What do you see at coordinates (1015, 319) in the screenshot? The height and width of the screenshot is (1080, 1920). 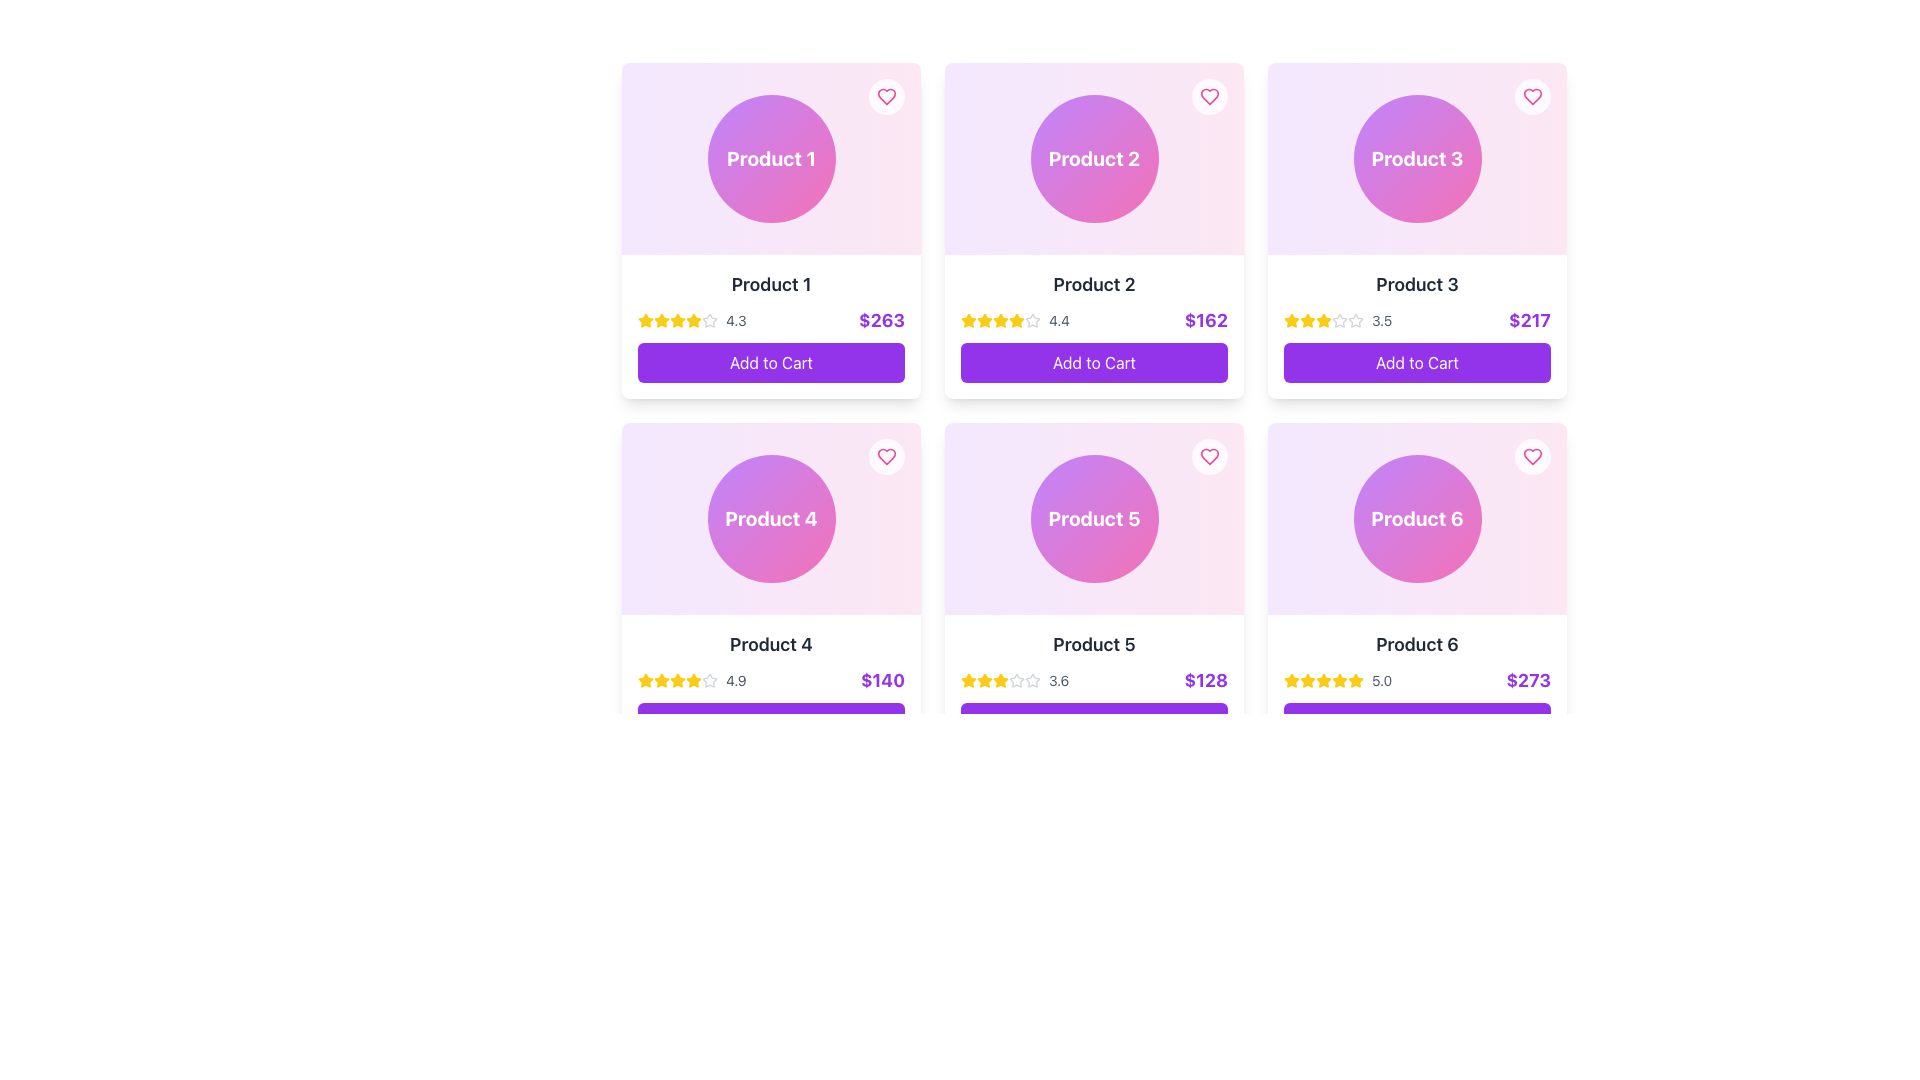 I see `the star representation and numeric rating of the Graphical Icon (Star Rating) located in the 'Product 2' card, specifically the third filled star with a numeric rating of '4.4'` at bounding box center [1015, 319].